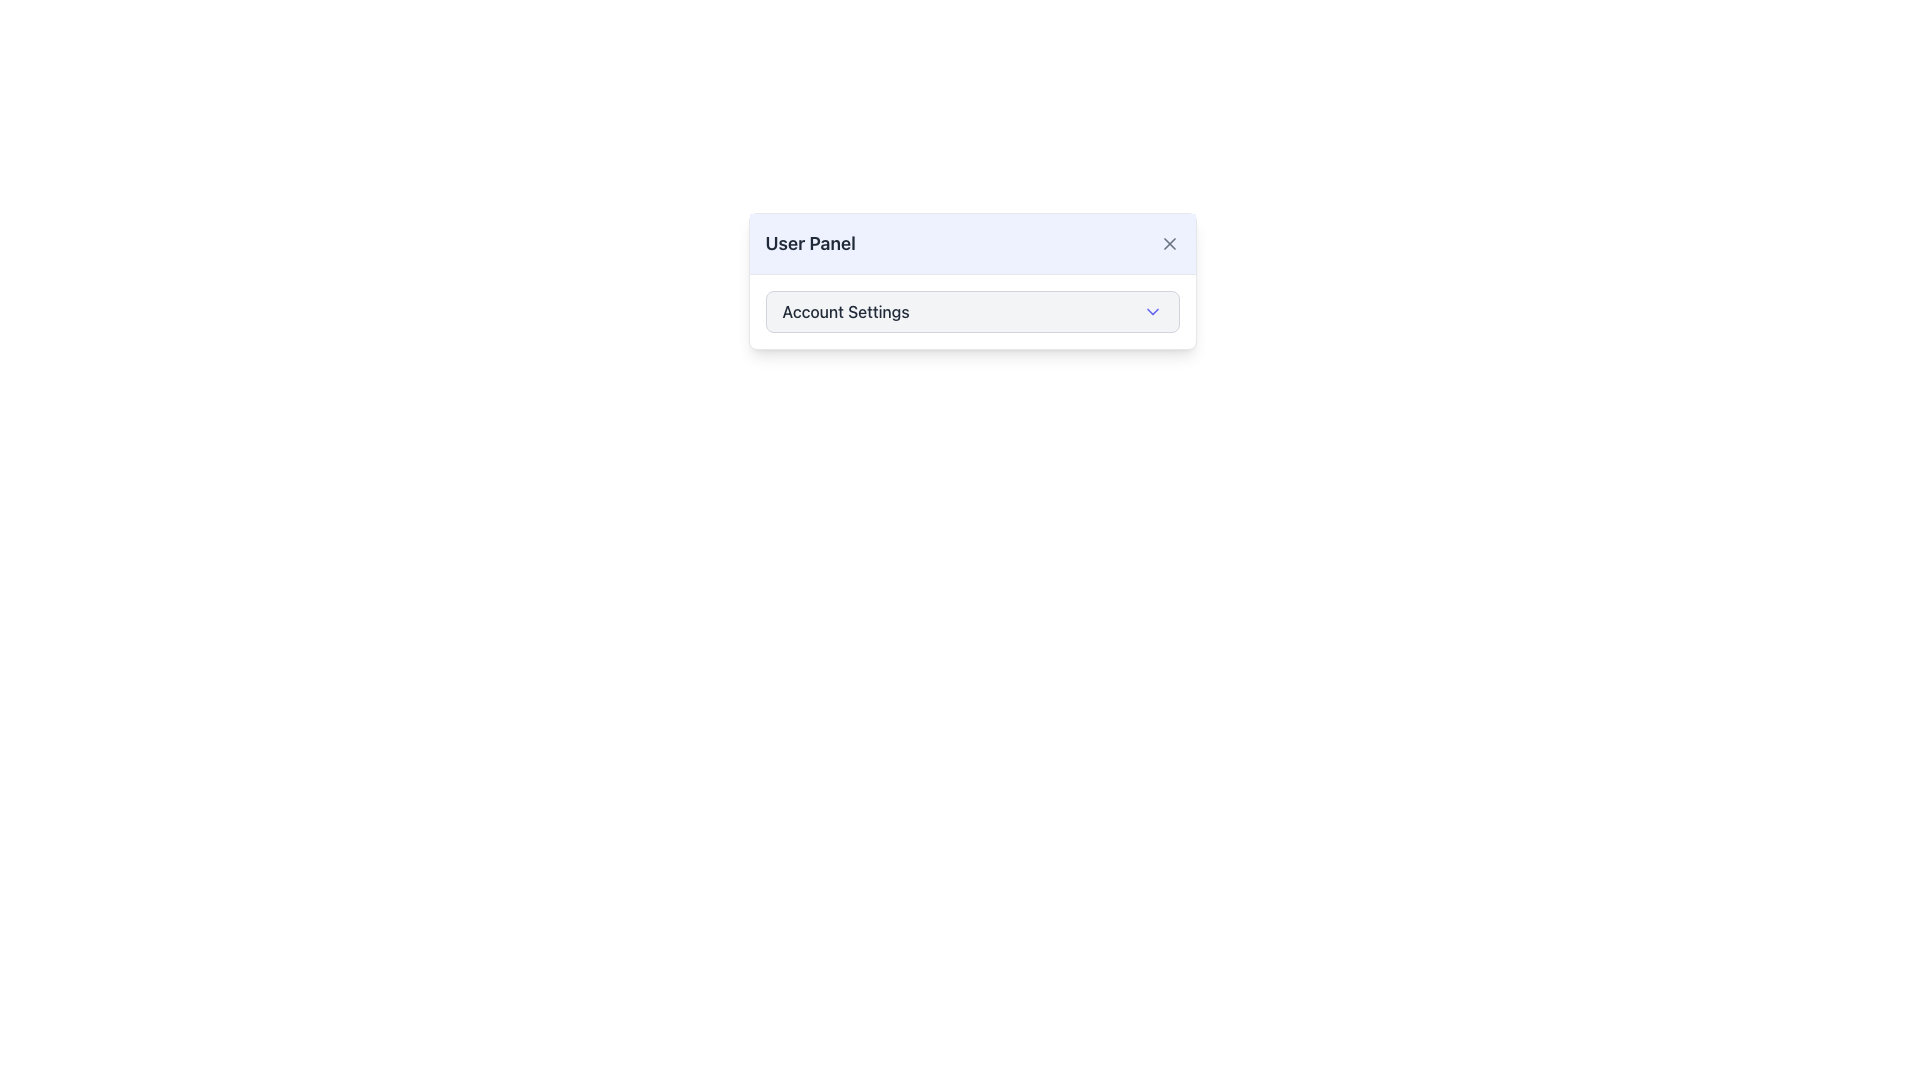 The width and height of the screenshot is (1920, 1080). Describe the element at coordinates (1152, 312) in the screenshot. I see `the Dropdown indicator (chevron icon) located at the right end of the 'Account Settings' label` at that location.